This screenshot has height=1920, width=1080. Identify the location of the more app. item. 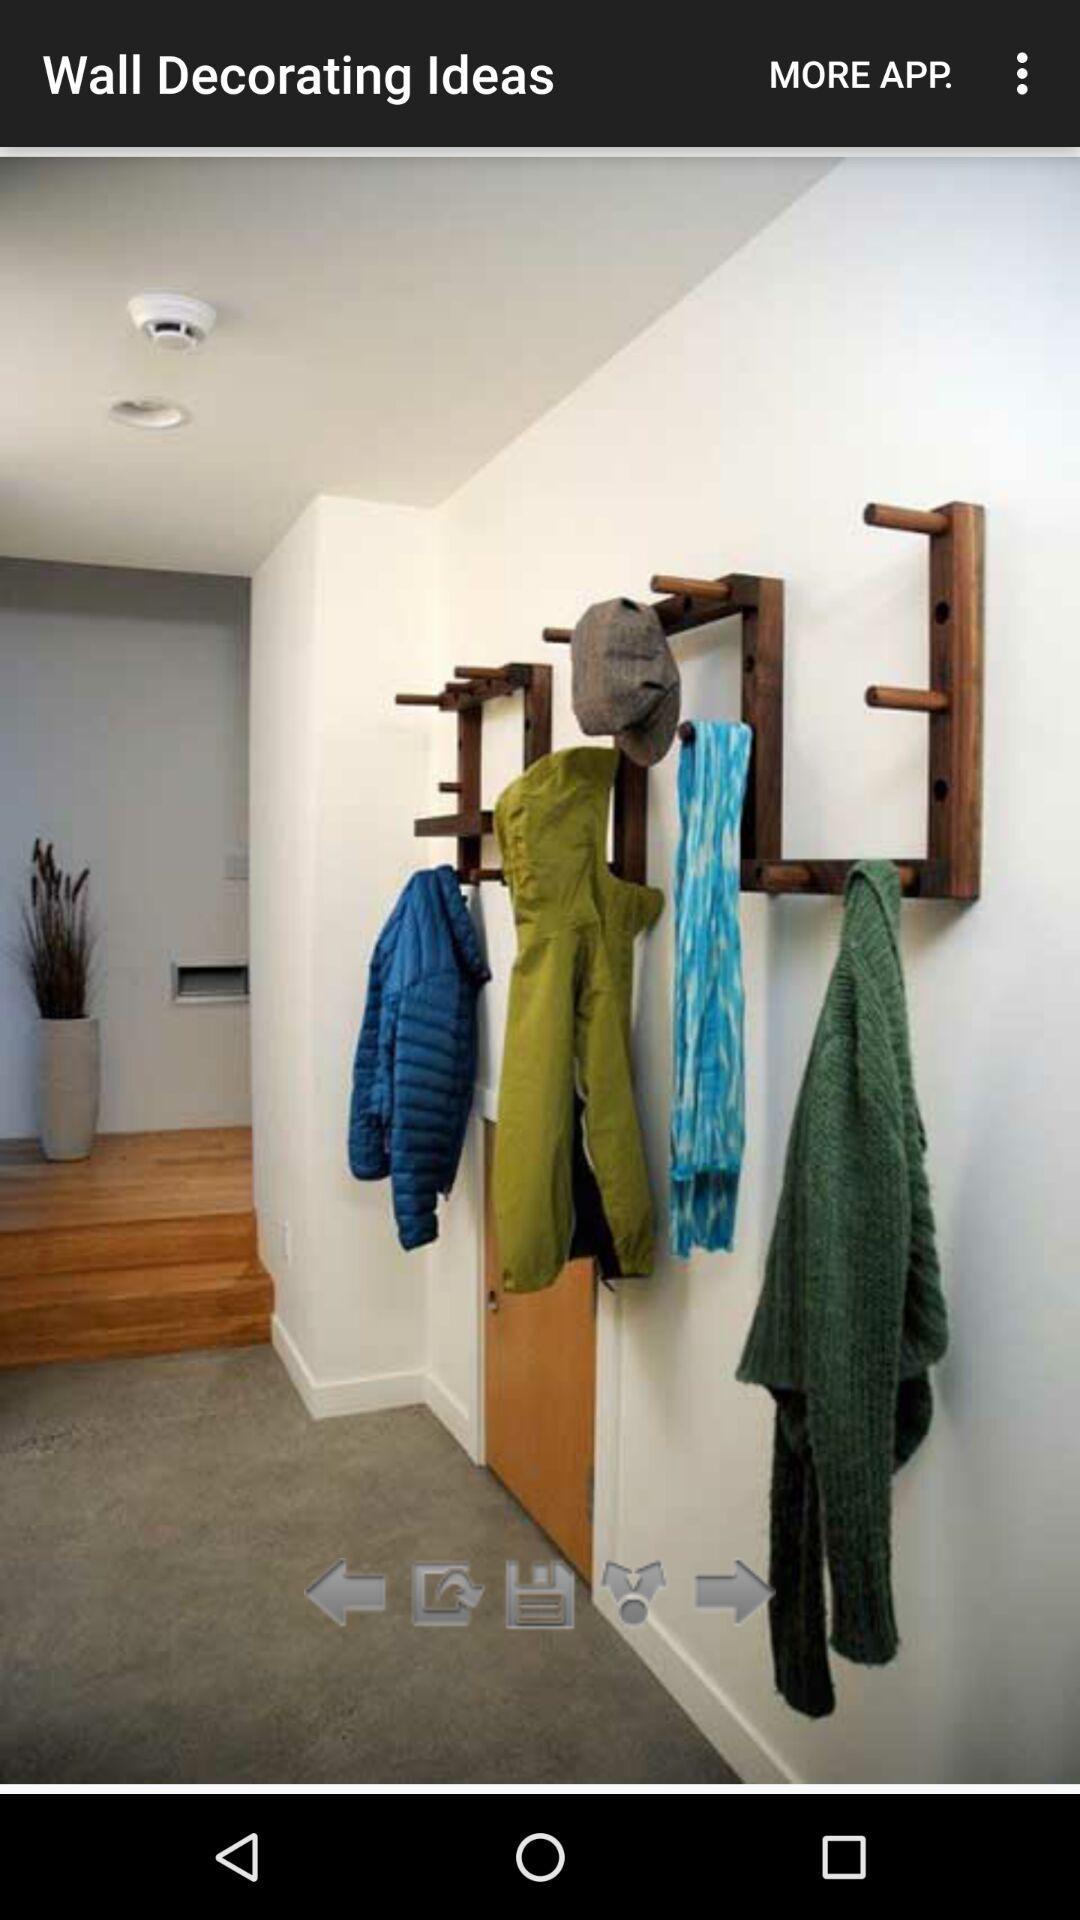
(860, 73).